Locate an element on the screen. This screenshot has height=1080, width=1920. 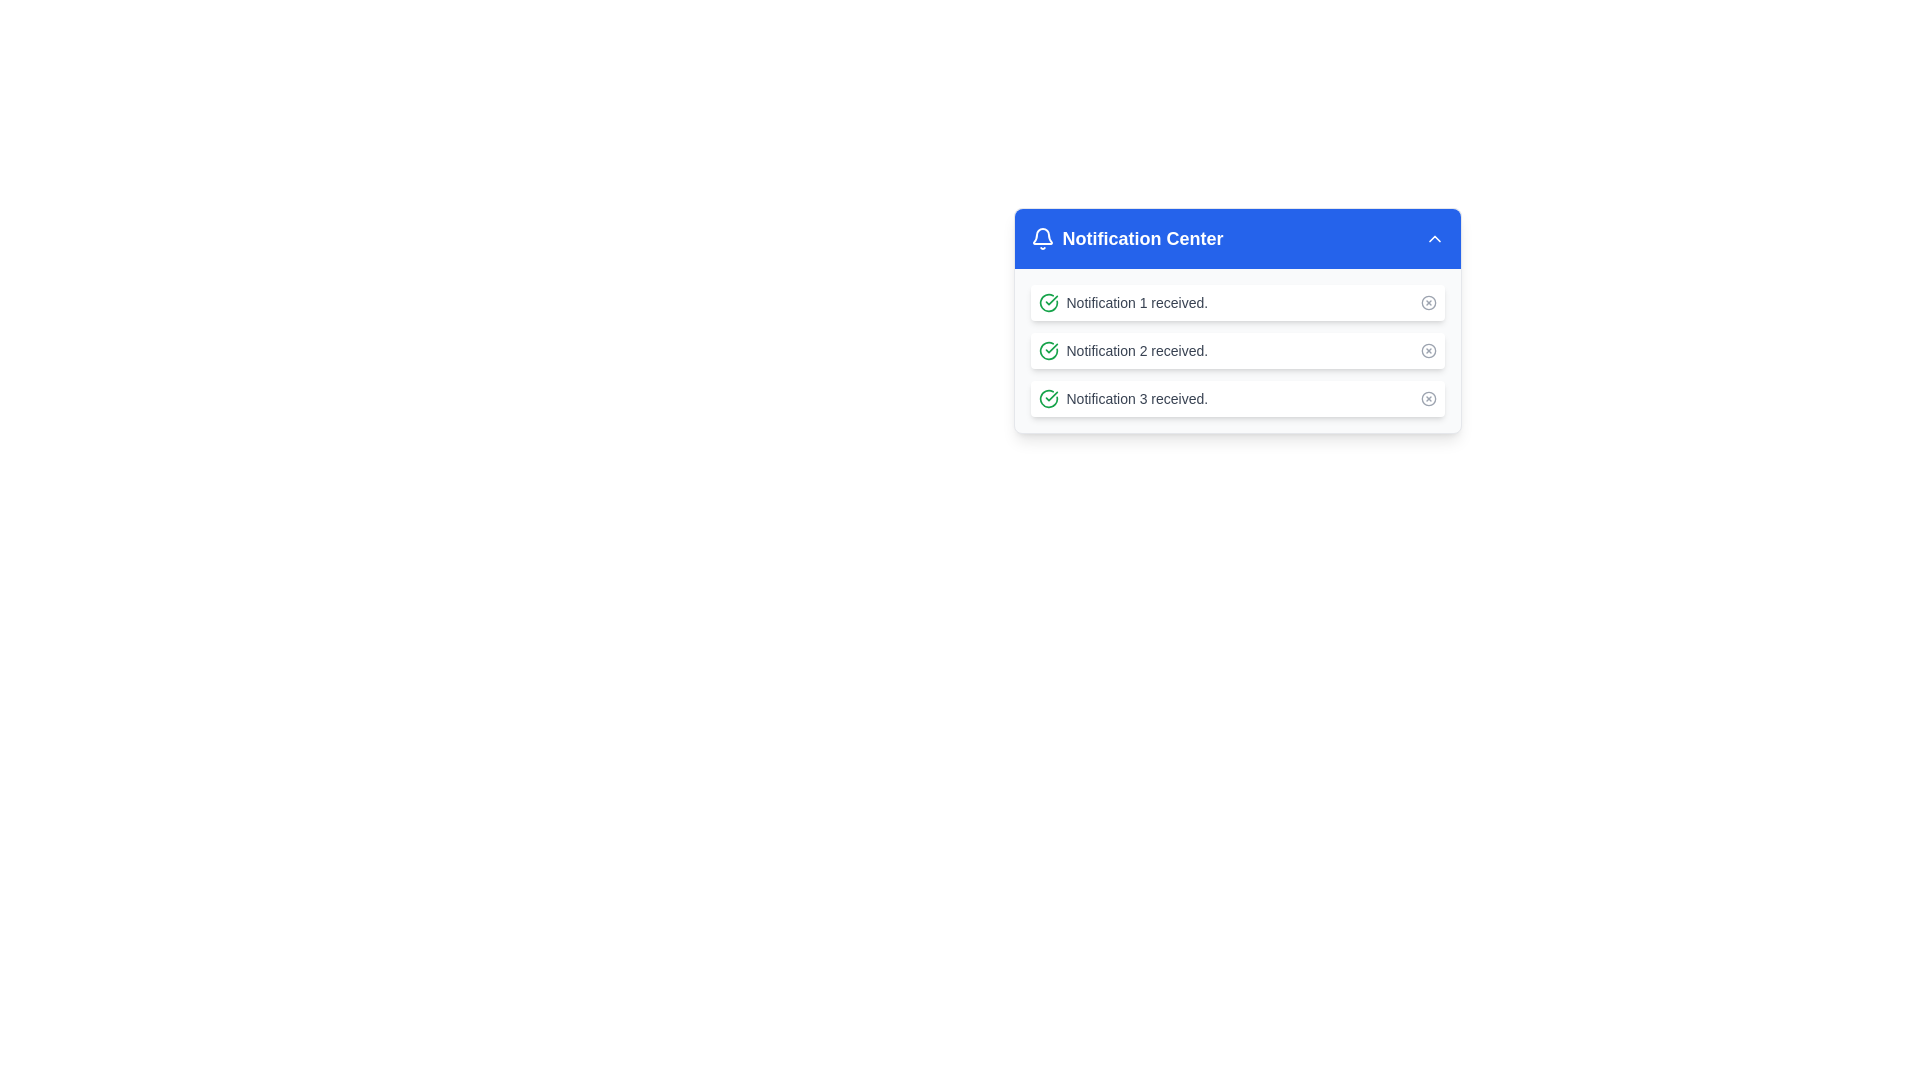
the green circular icon with a checkmark inside, located to the left of the notification text 'Notification 3 received.' is located at coordinates (1047, 398).